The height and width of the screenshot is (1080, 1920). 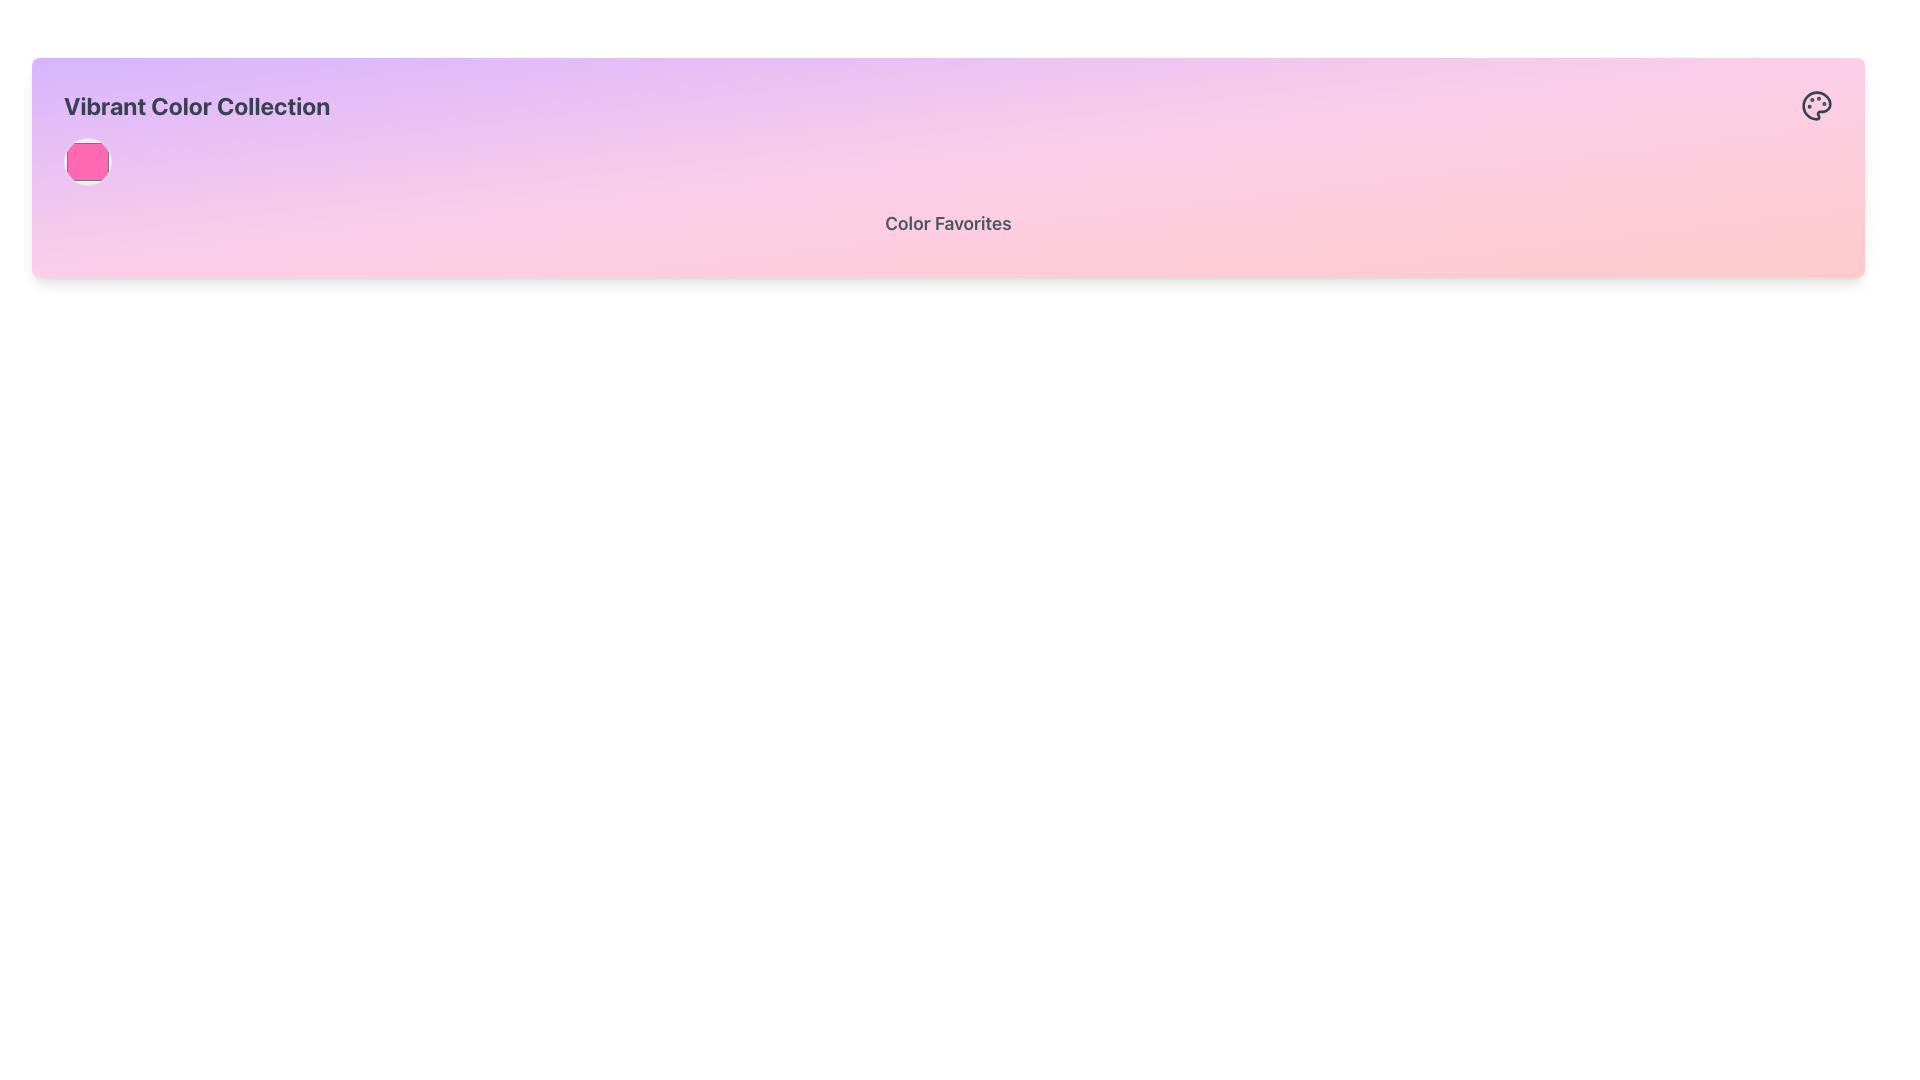 What do you see at coordinates (947, 226) in the screenshot?
I see `the 'Color Favorites' text label, which is styled in a medium-large bold gray font and located near the bottom of the 'Vibrant Color Collection' card` at bounding box center [947, 226].